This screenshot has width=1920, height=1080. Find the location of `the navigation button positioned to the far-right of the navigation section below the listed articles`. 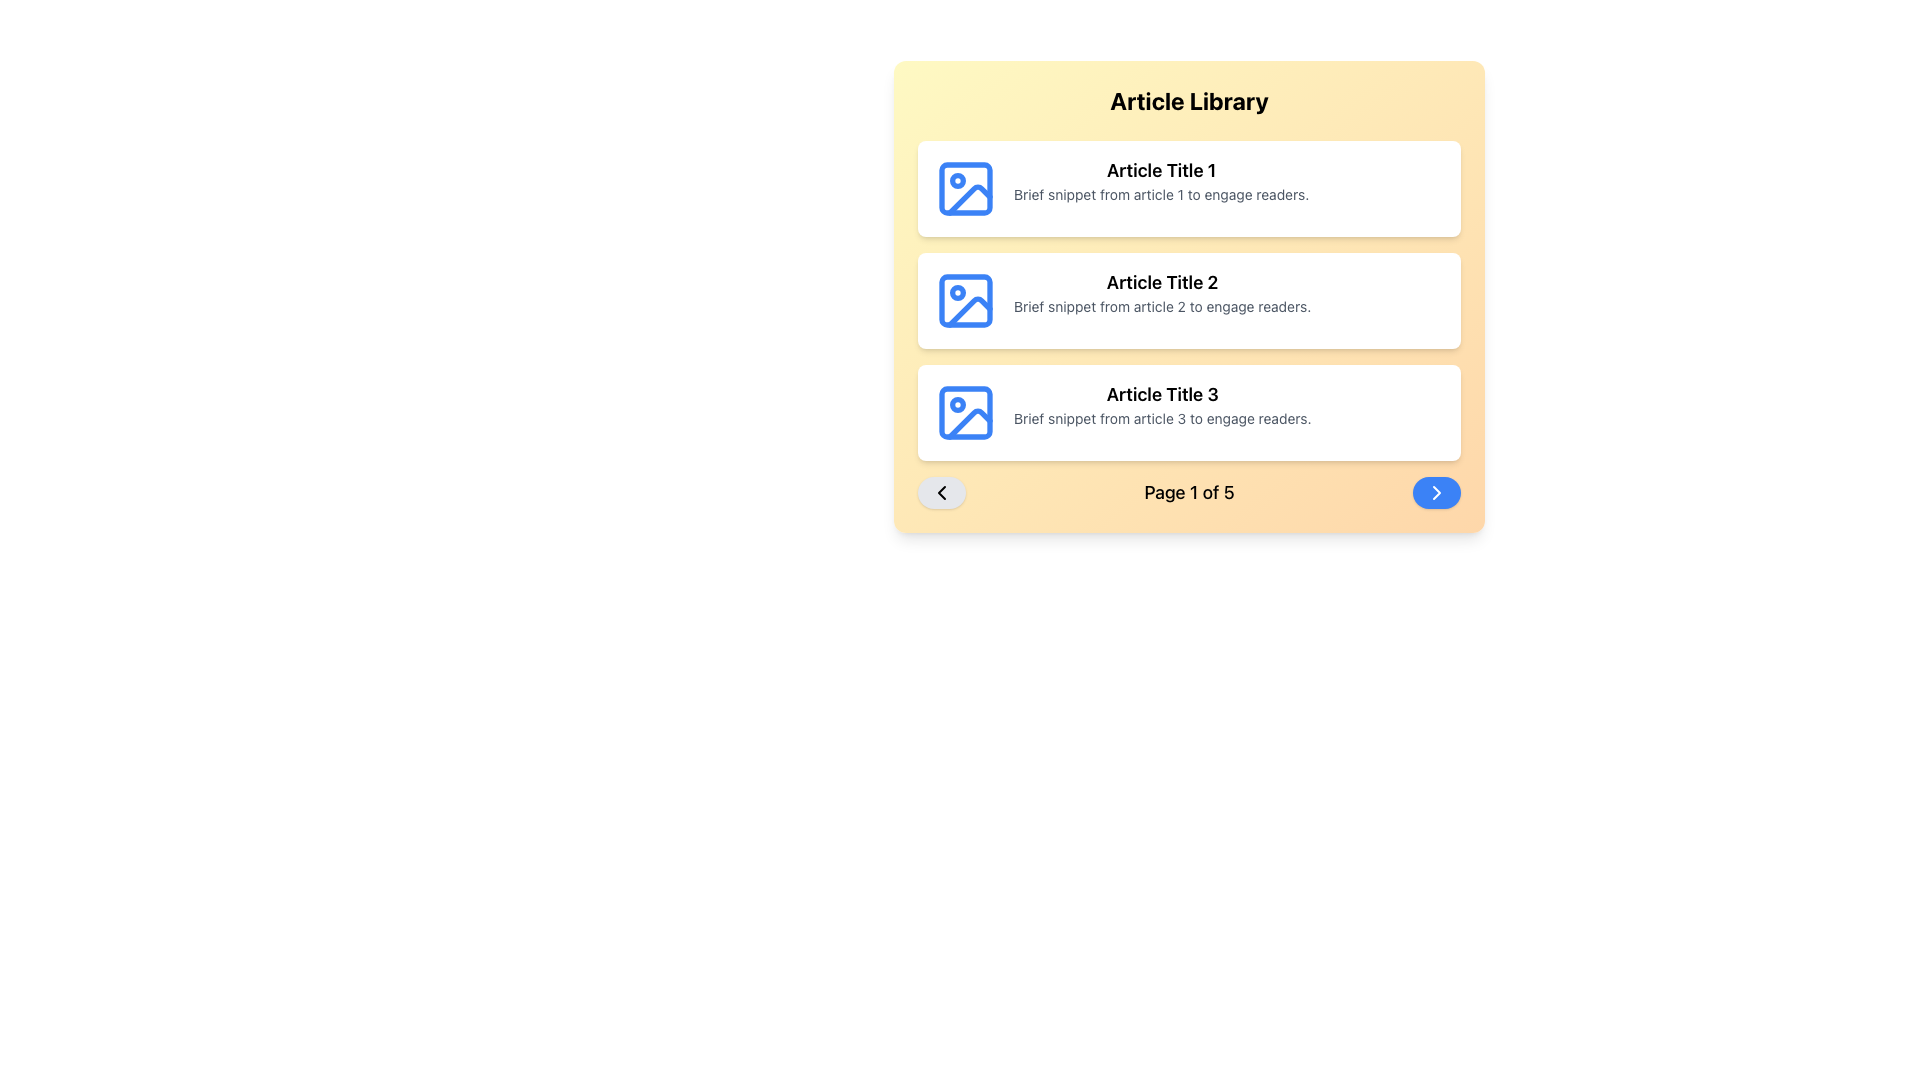

the navigation button positioned to the far-right of the navigation section below the listed articles is located at coordinates (1435, 493).